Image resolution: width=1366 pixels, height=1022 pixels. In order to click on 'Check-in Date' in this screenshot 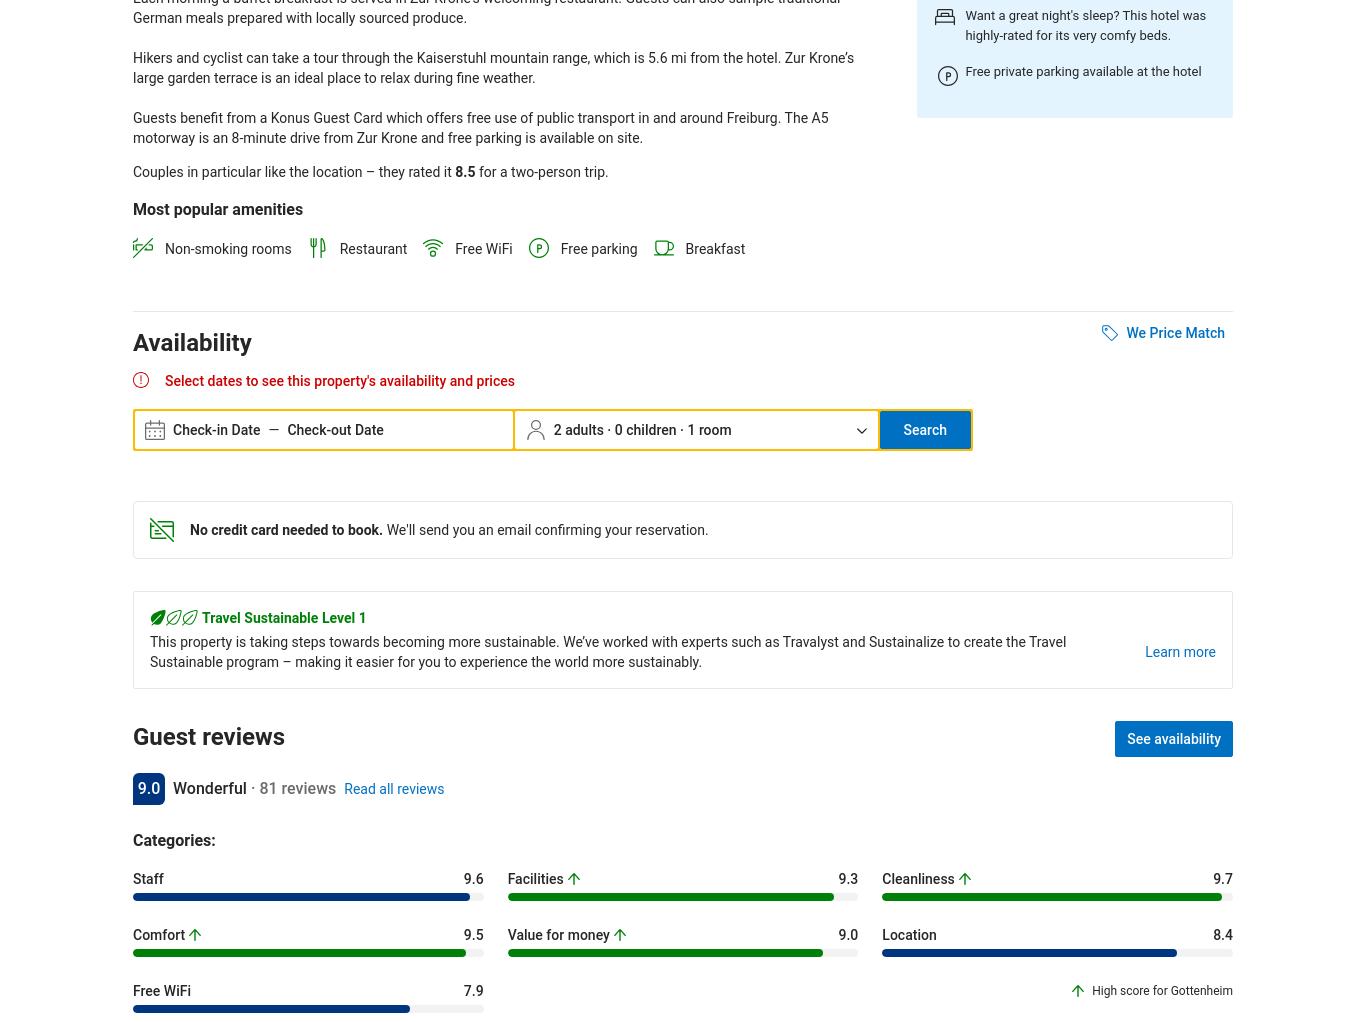, I will do `click(171, 429)`.